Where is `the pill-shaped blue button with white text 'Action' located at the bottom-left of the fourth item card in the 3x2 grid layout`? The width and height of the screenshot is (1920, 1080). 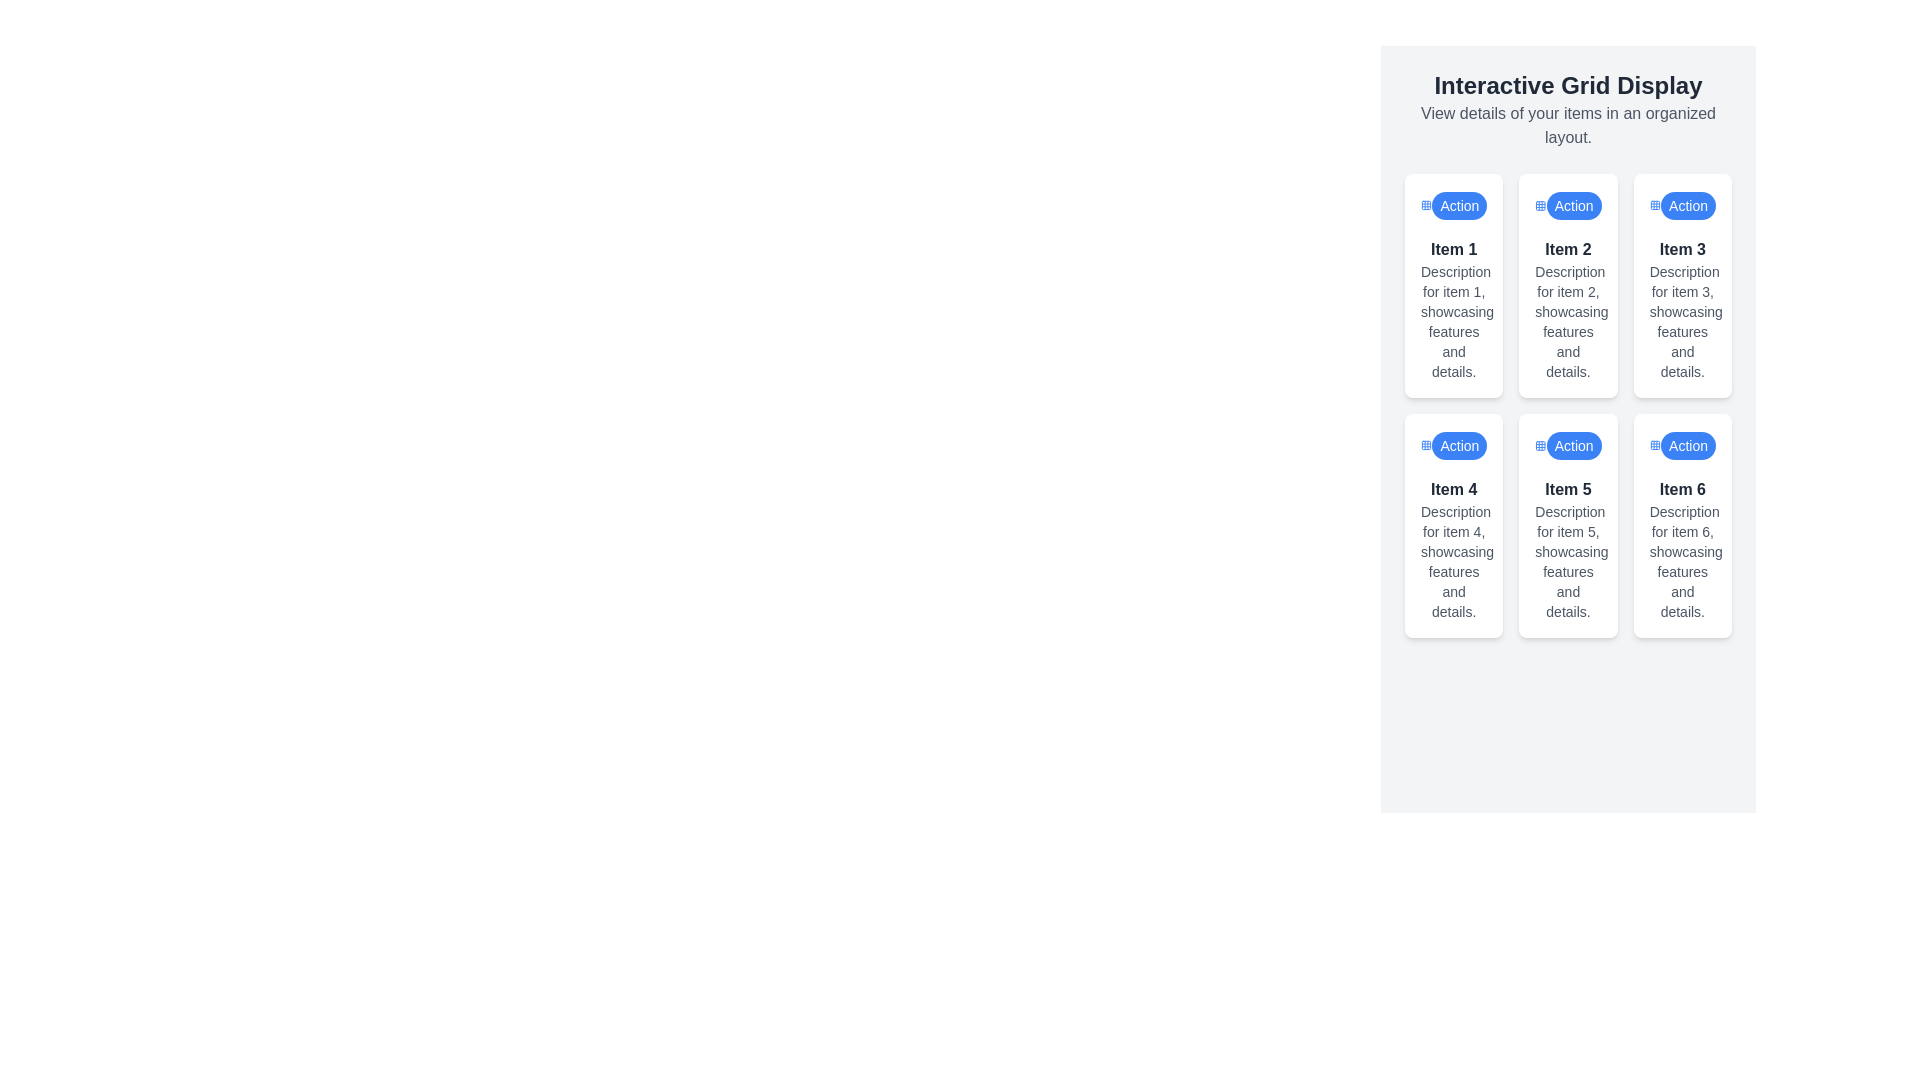
the pill-shaped blue button with white text 'Action' located at the bottom-left of the fourth item card in the 3x2 grid layout is located at coordinates (1459, 445).